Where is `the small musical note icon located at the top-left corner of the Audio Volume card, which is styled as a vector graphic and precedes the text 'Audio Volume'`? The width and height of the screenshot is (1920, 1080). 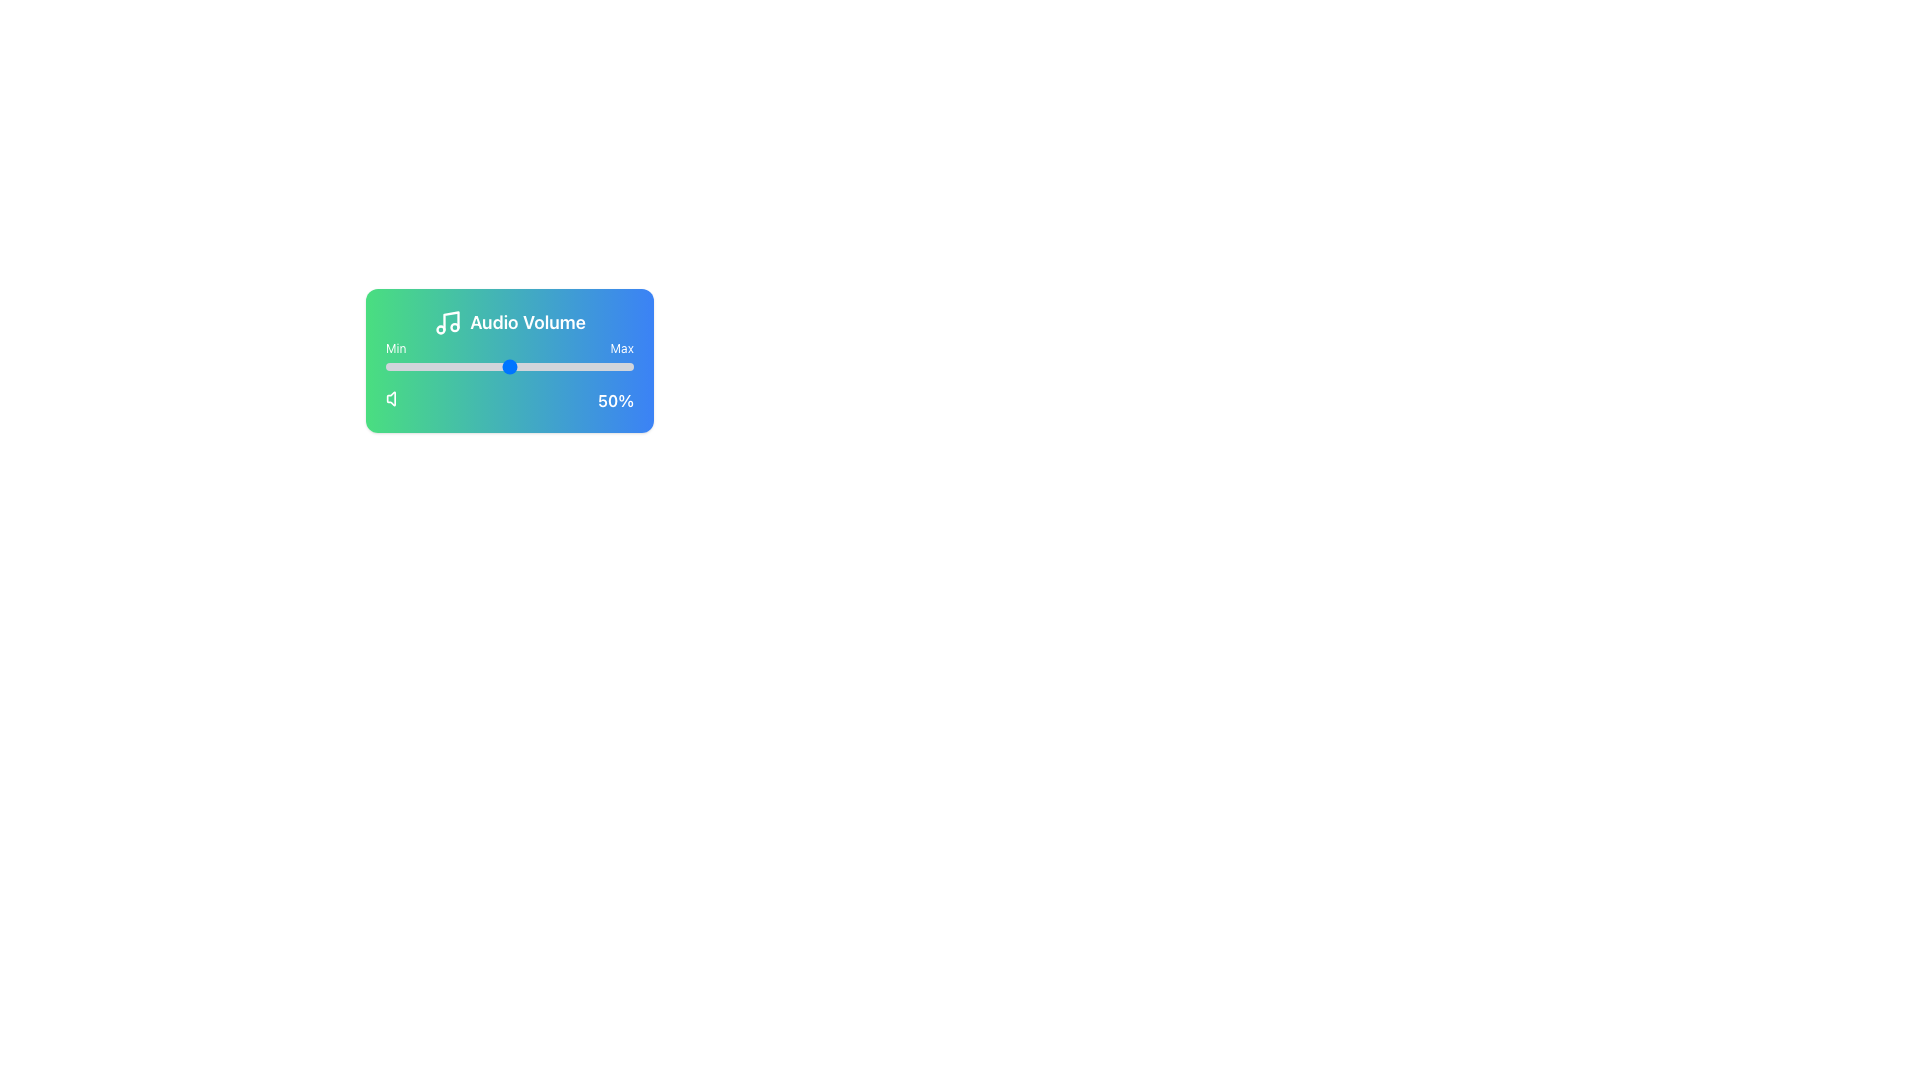 the small musical note icon located at the top-left corner of the Audio Volume card, which is styled as a vector graphic and precedes the text 'Audio Volume' is located at coordinates (447, 322).